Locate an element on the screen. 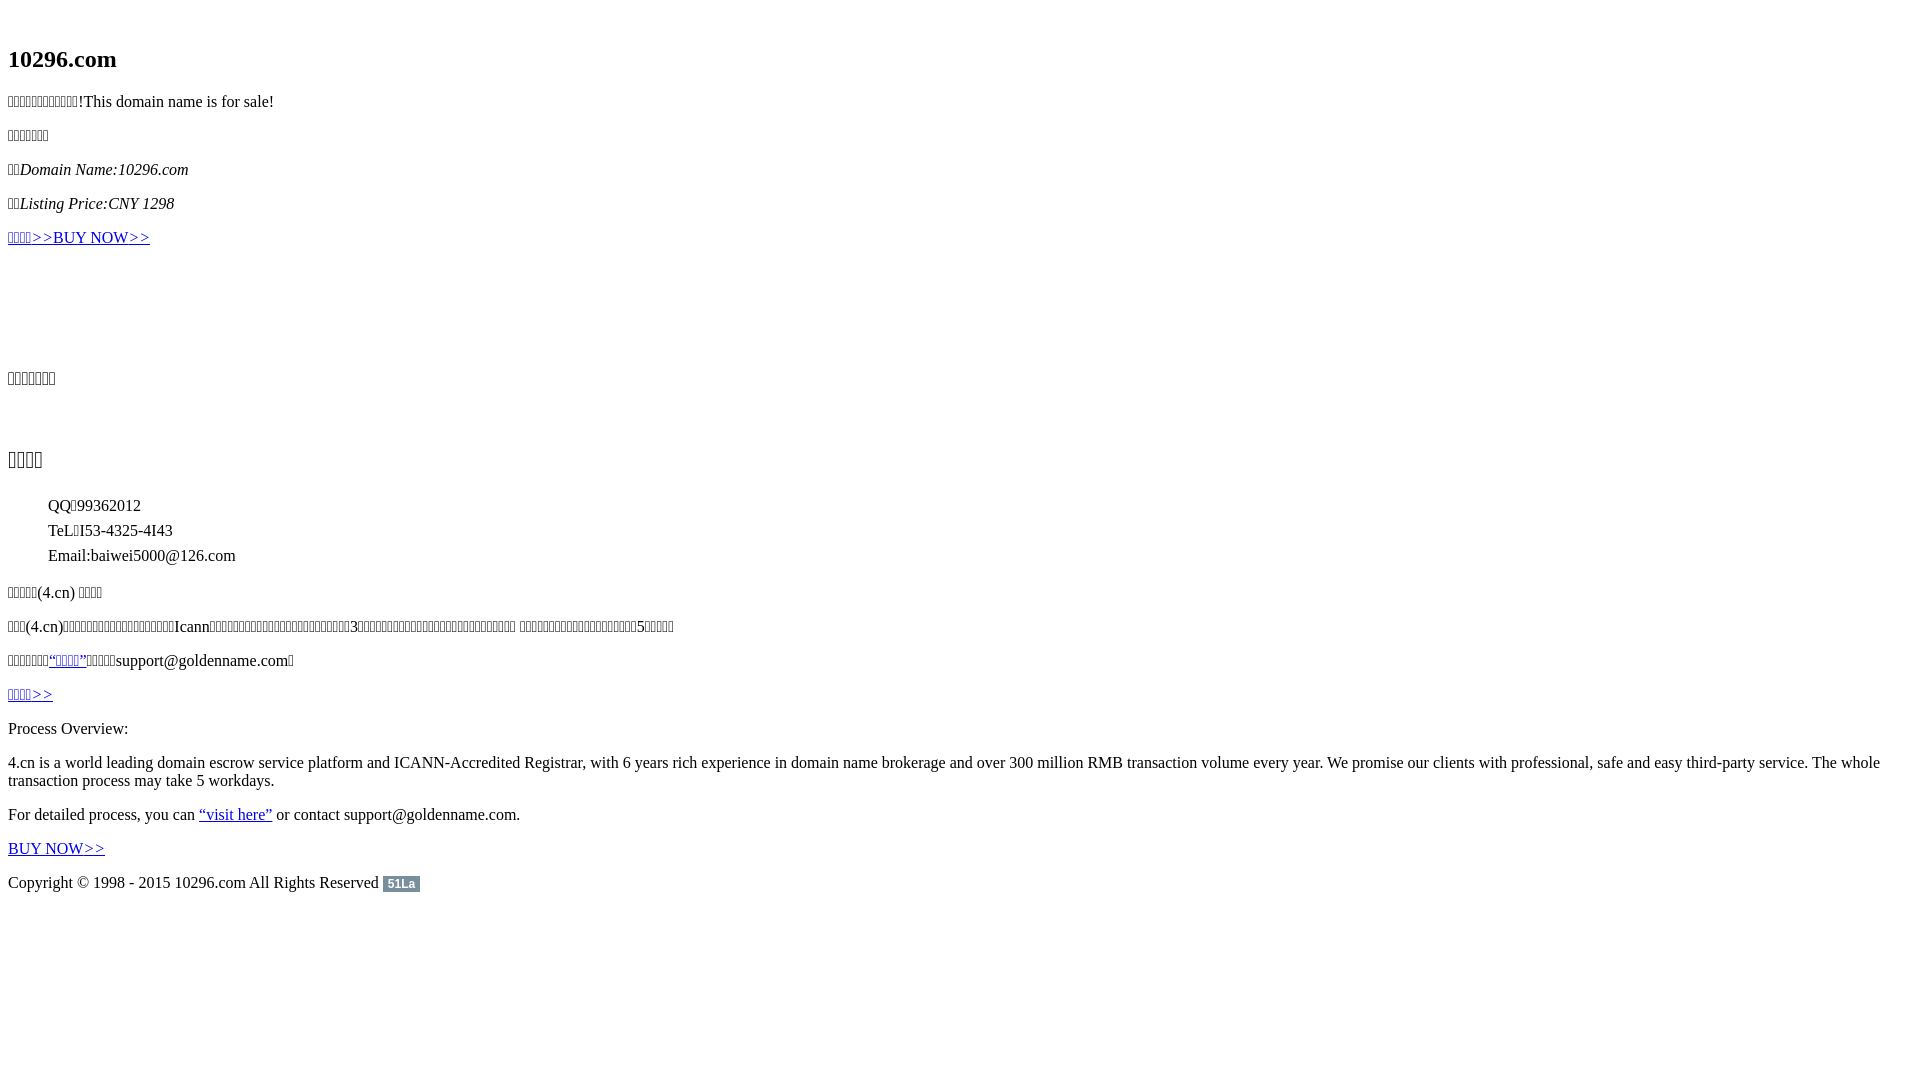  '51La' is located at coordinates (400, 881).